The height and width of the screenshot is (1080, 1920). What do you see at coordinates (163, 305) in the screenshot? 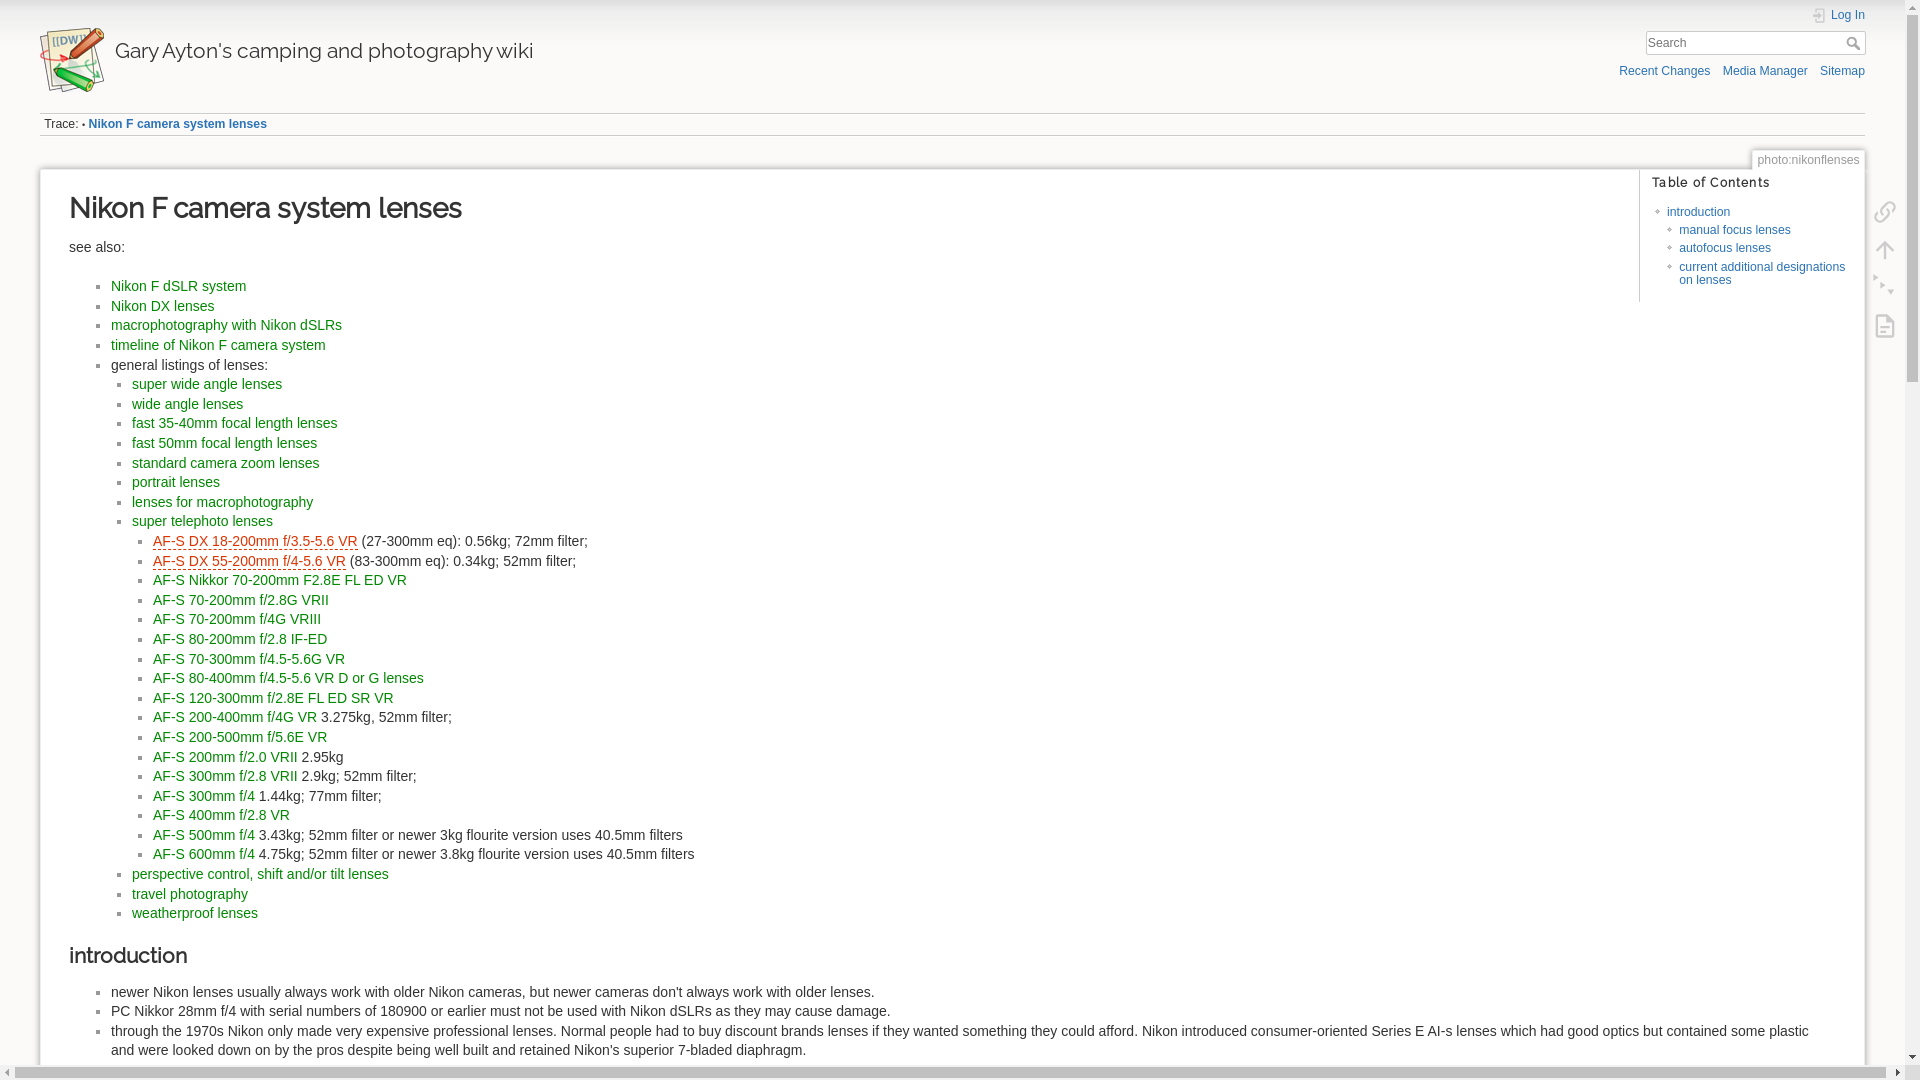
I see `'Nikon DX lenses'` at bounding box center [163, 305].